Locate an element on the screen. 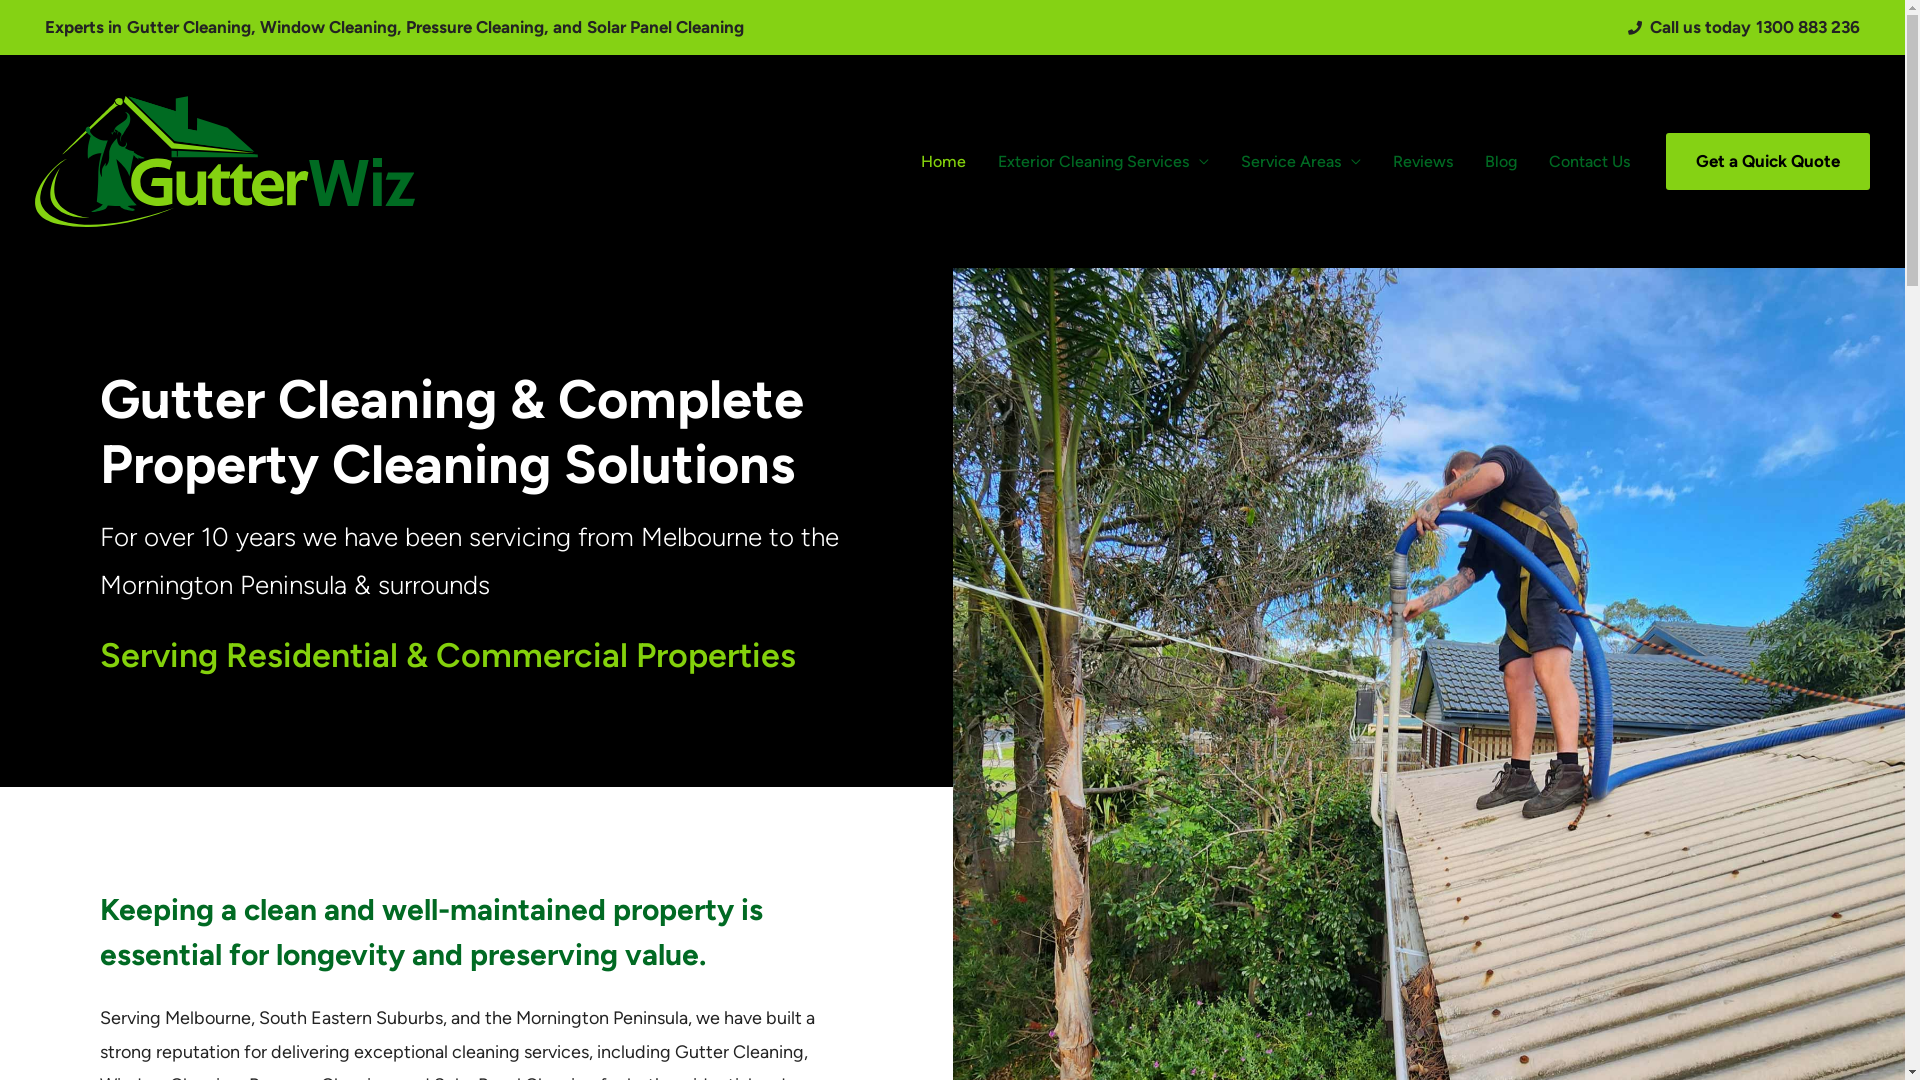  'Home' is located at coordinates (942, 160).